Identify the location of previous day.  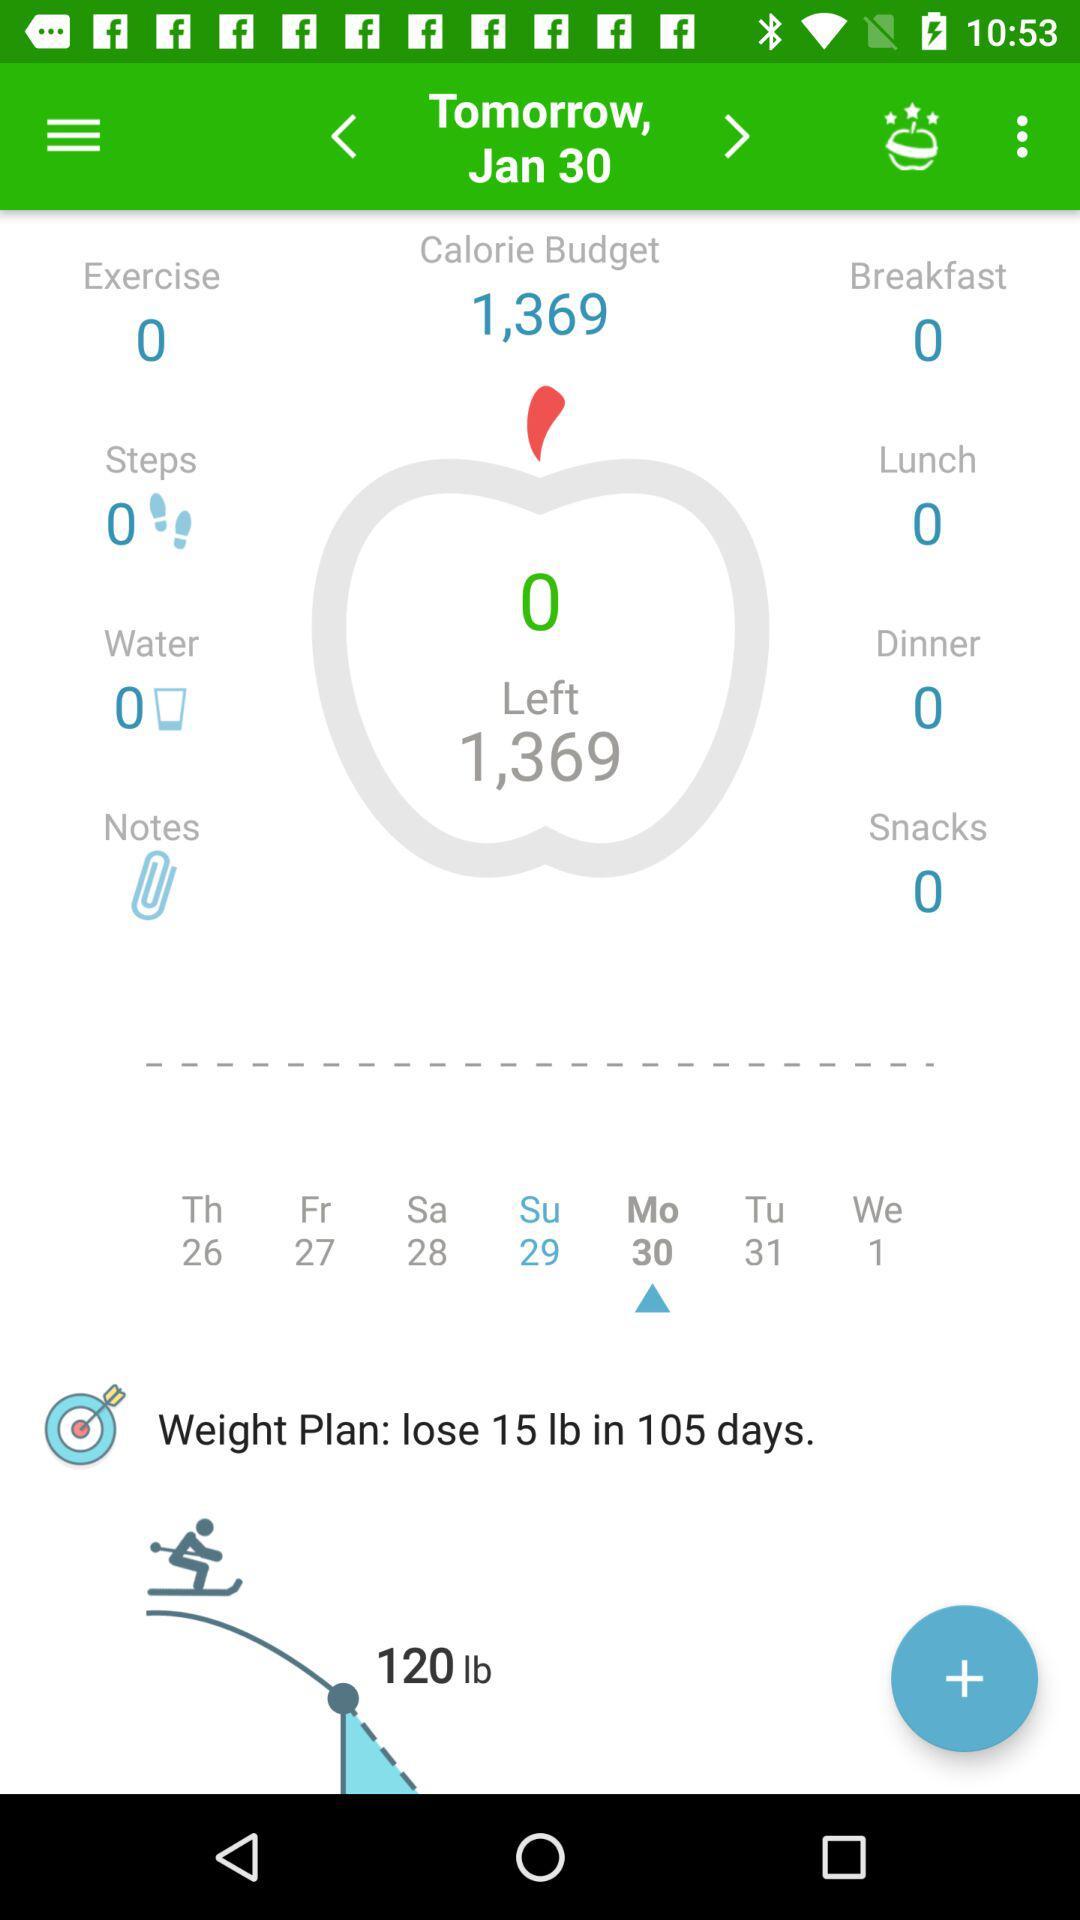
(342, 135).